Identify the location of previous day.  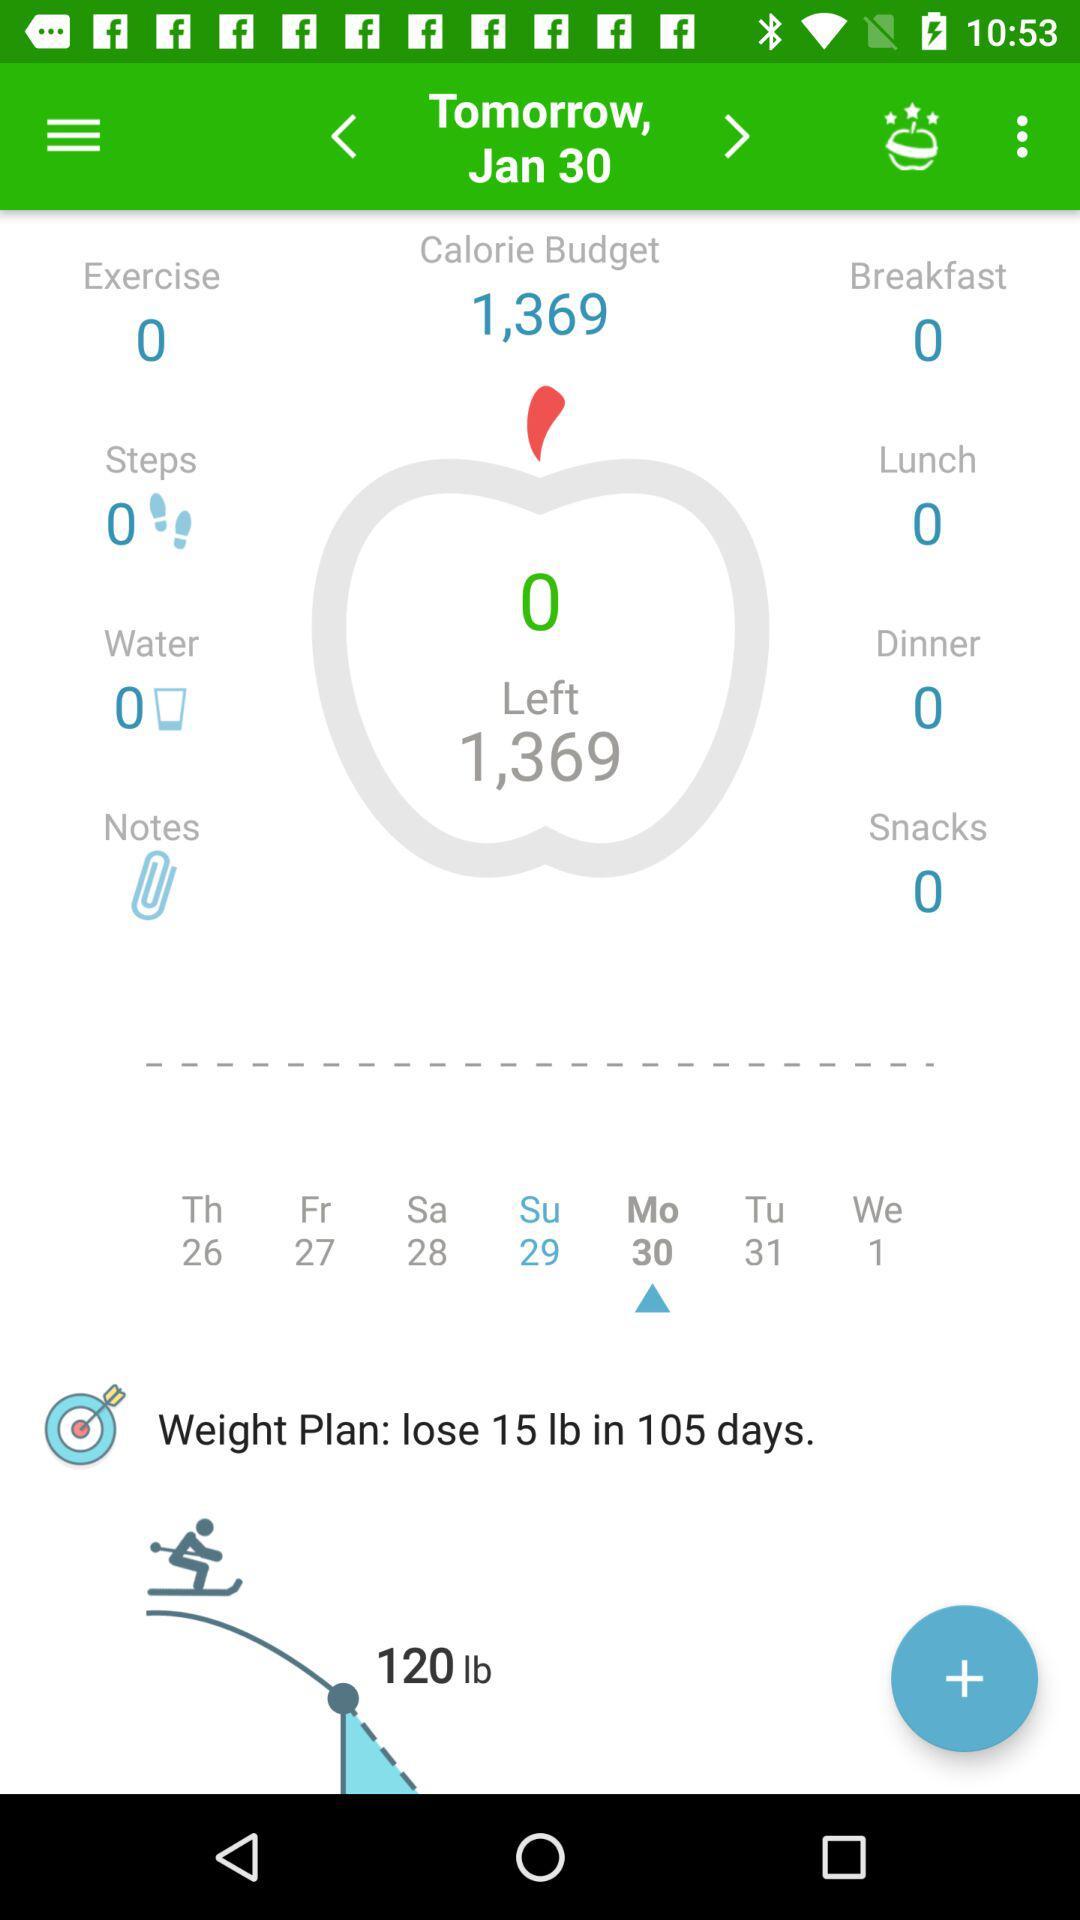
(342, 135).